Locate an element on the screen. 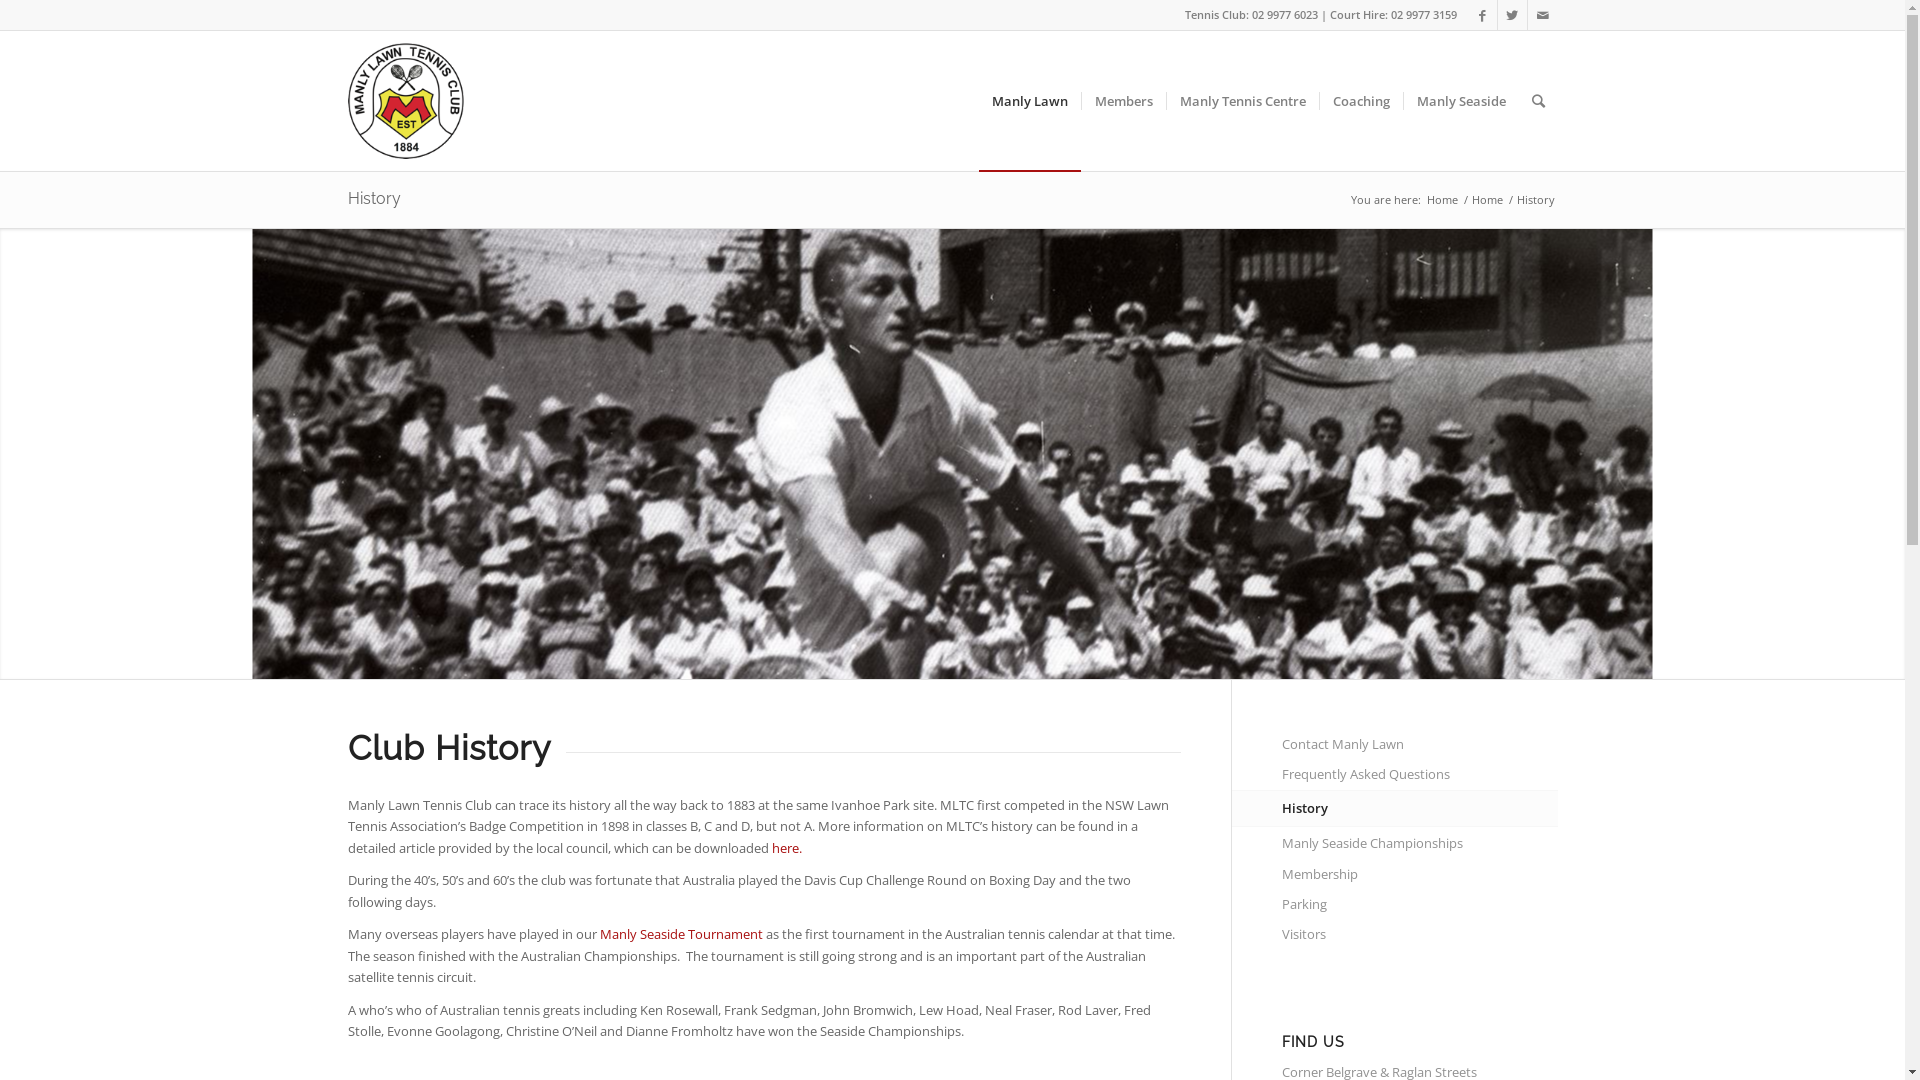 This screenshot has height=1080, width=1920. 'Parking' is located at coordinates (1281, 905).